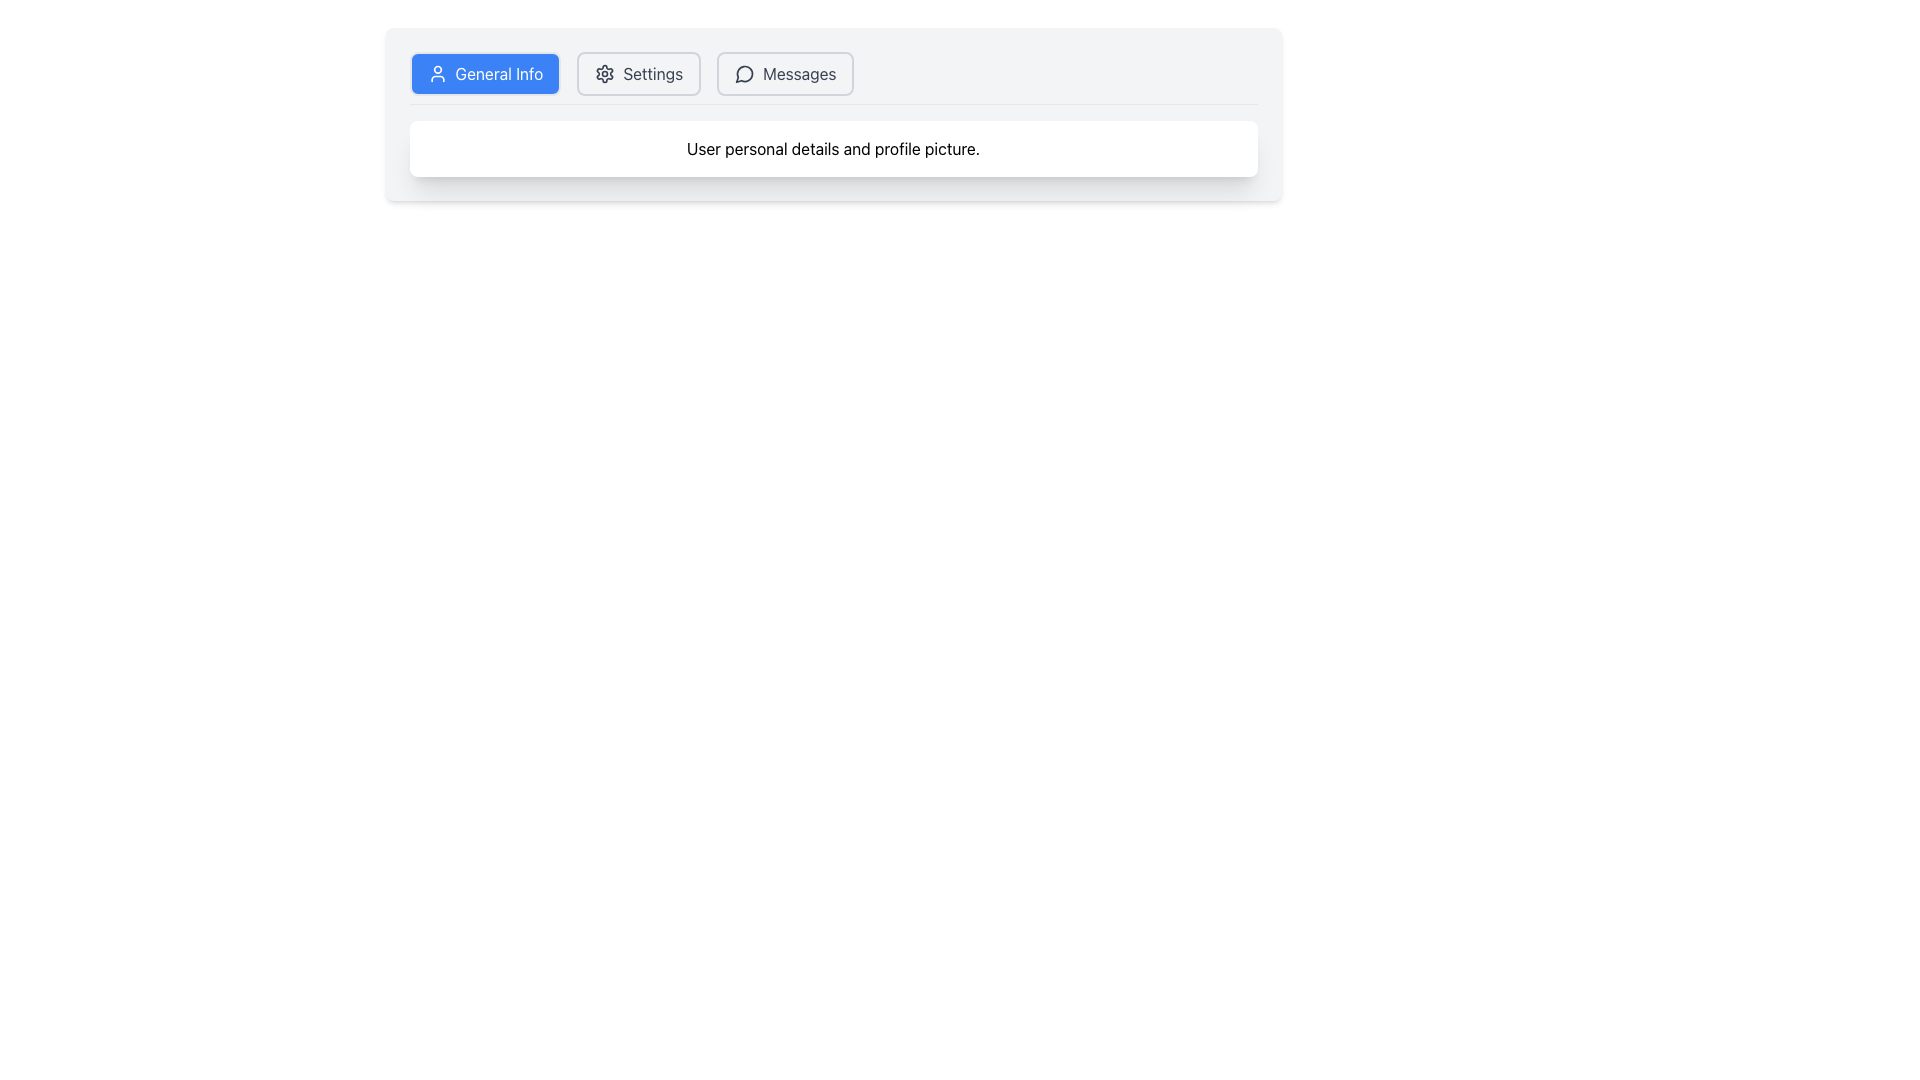 The width and height of the screenshot is (1920, 1080). What do you see at coordinates (485, 72) in the screenshot?
I see `the 'General Info' button, which has a blue background, white text, and a user silhouette icon, located in the navigation bar at the top of the interface` at bounding box center [485, 72].